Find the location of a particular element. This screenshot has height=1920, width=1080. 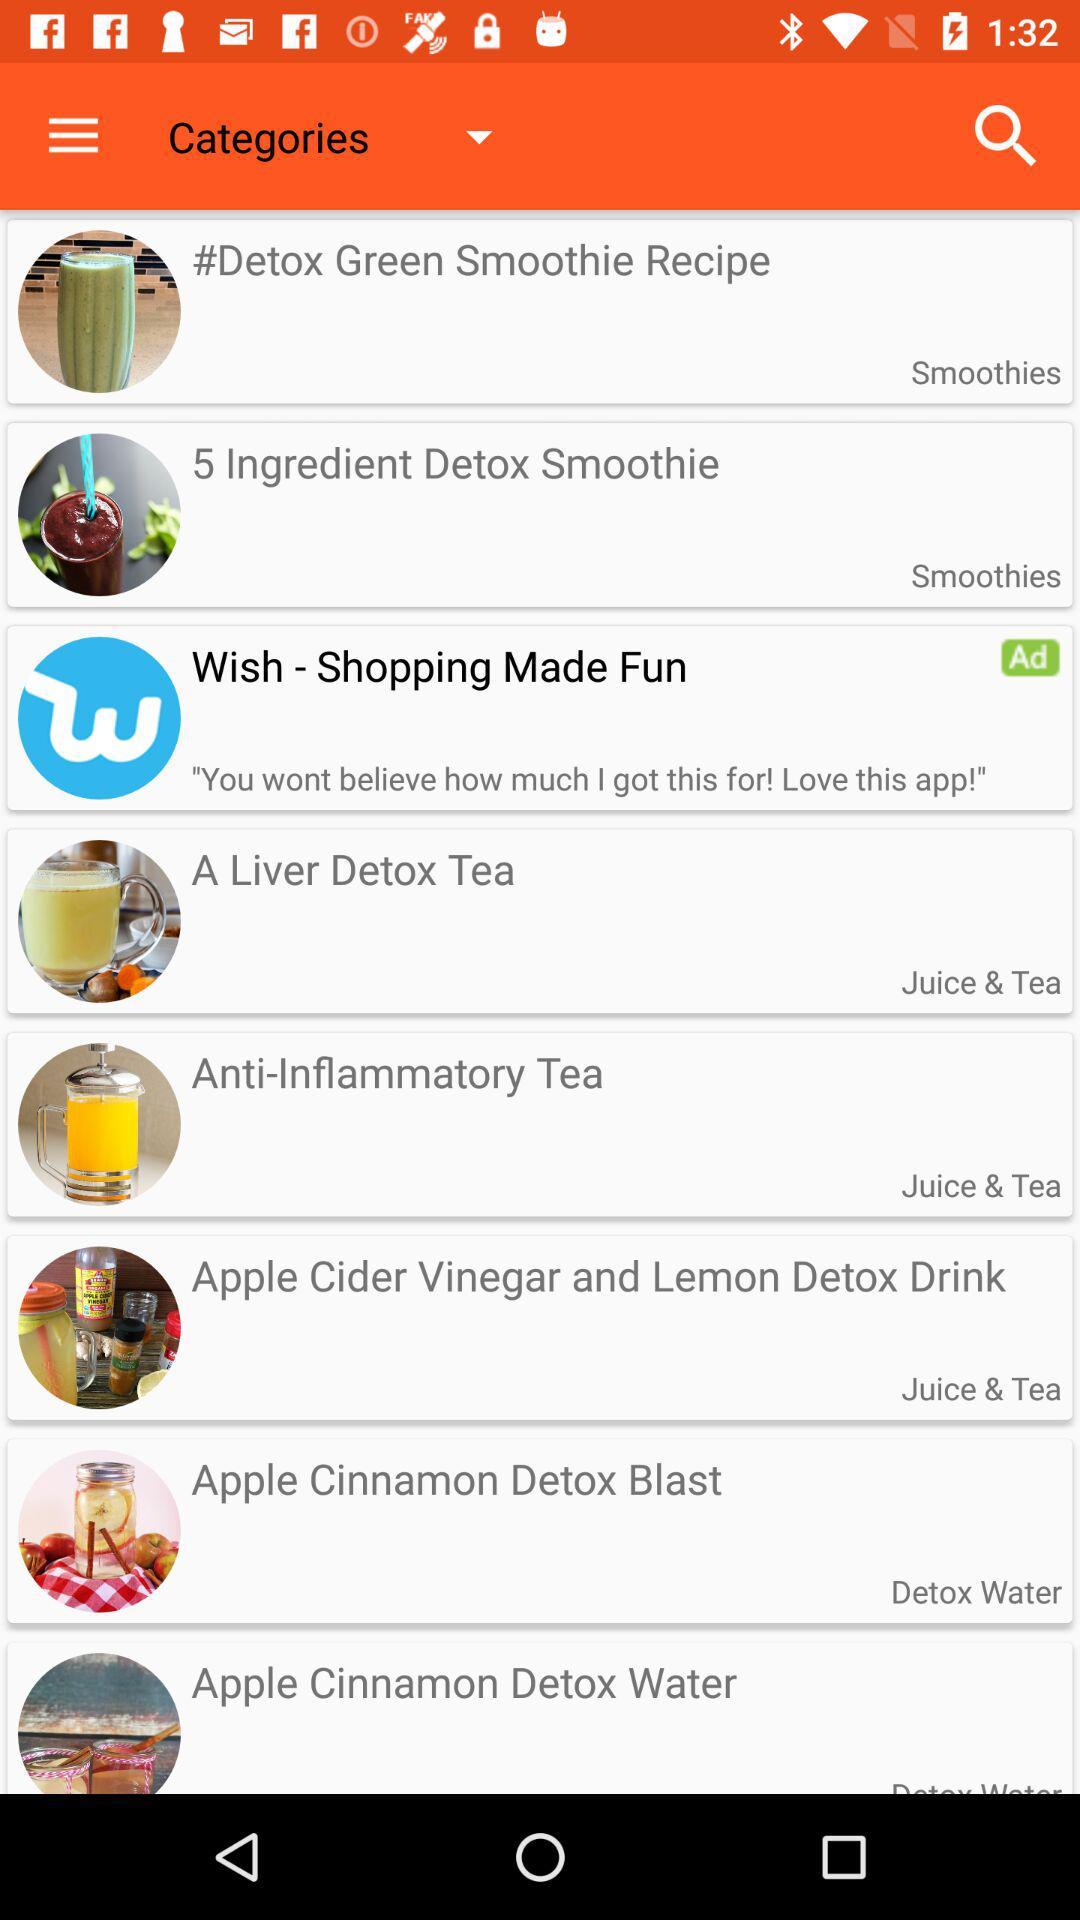

the icon below wish shopping made icon is located at coordinates (587, 777).